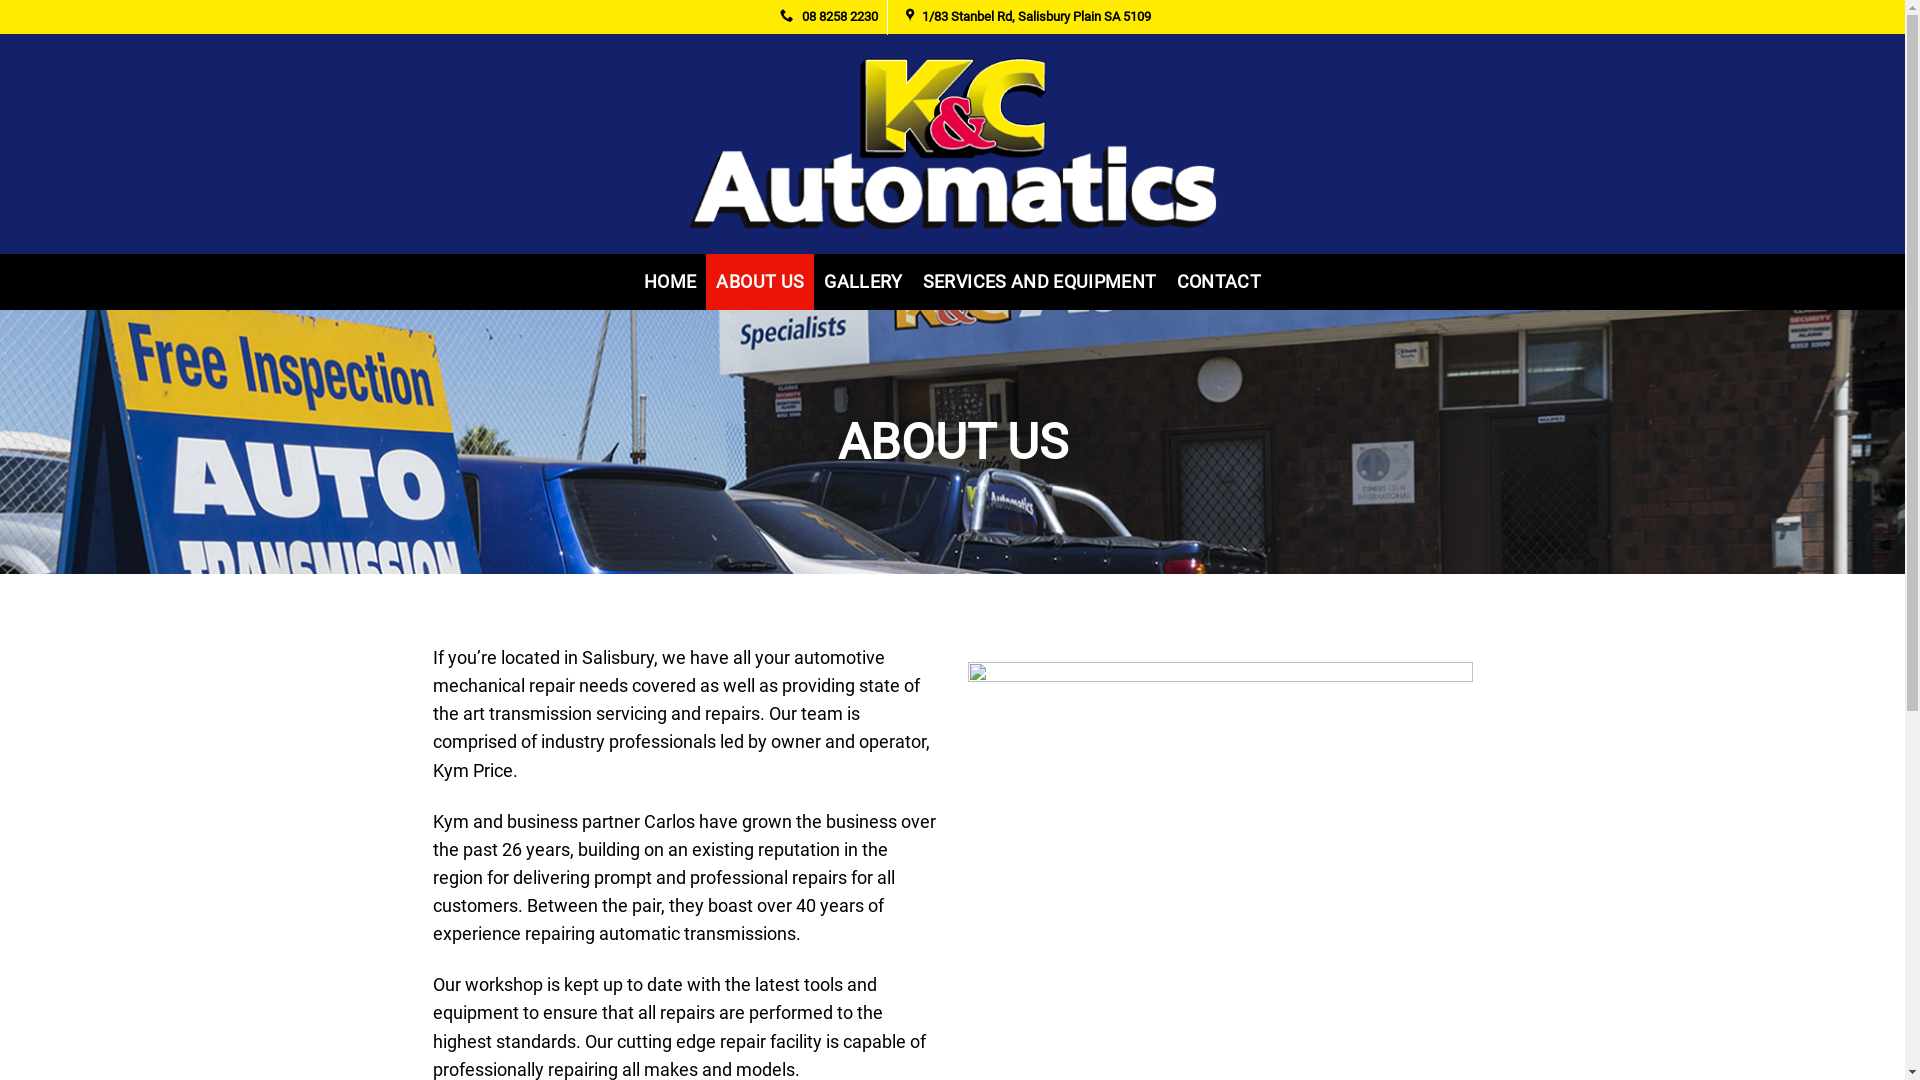 This screenshot has width=1920, height=1080. Describe the element at coordinates (758, 281) in the screenshot. I see `'ABOUT US'` at that location.